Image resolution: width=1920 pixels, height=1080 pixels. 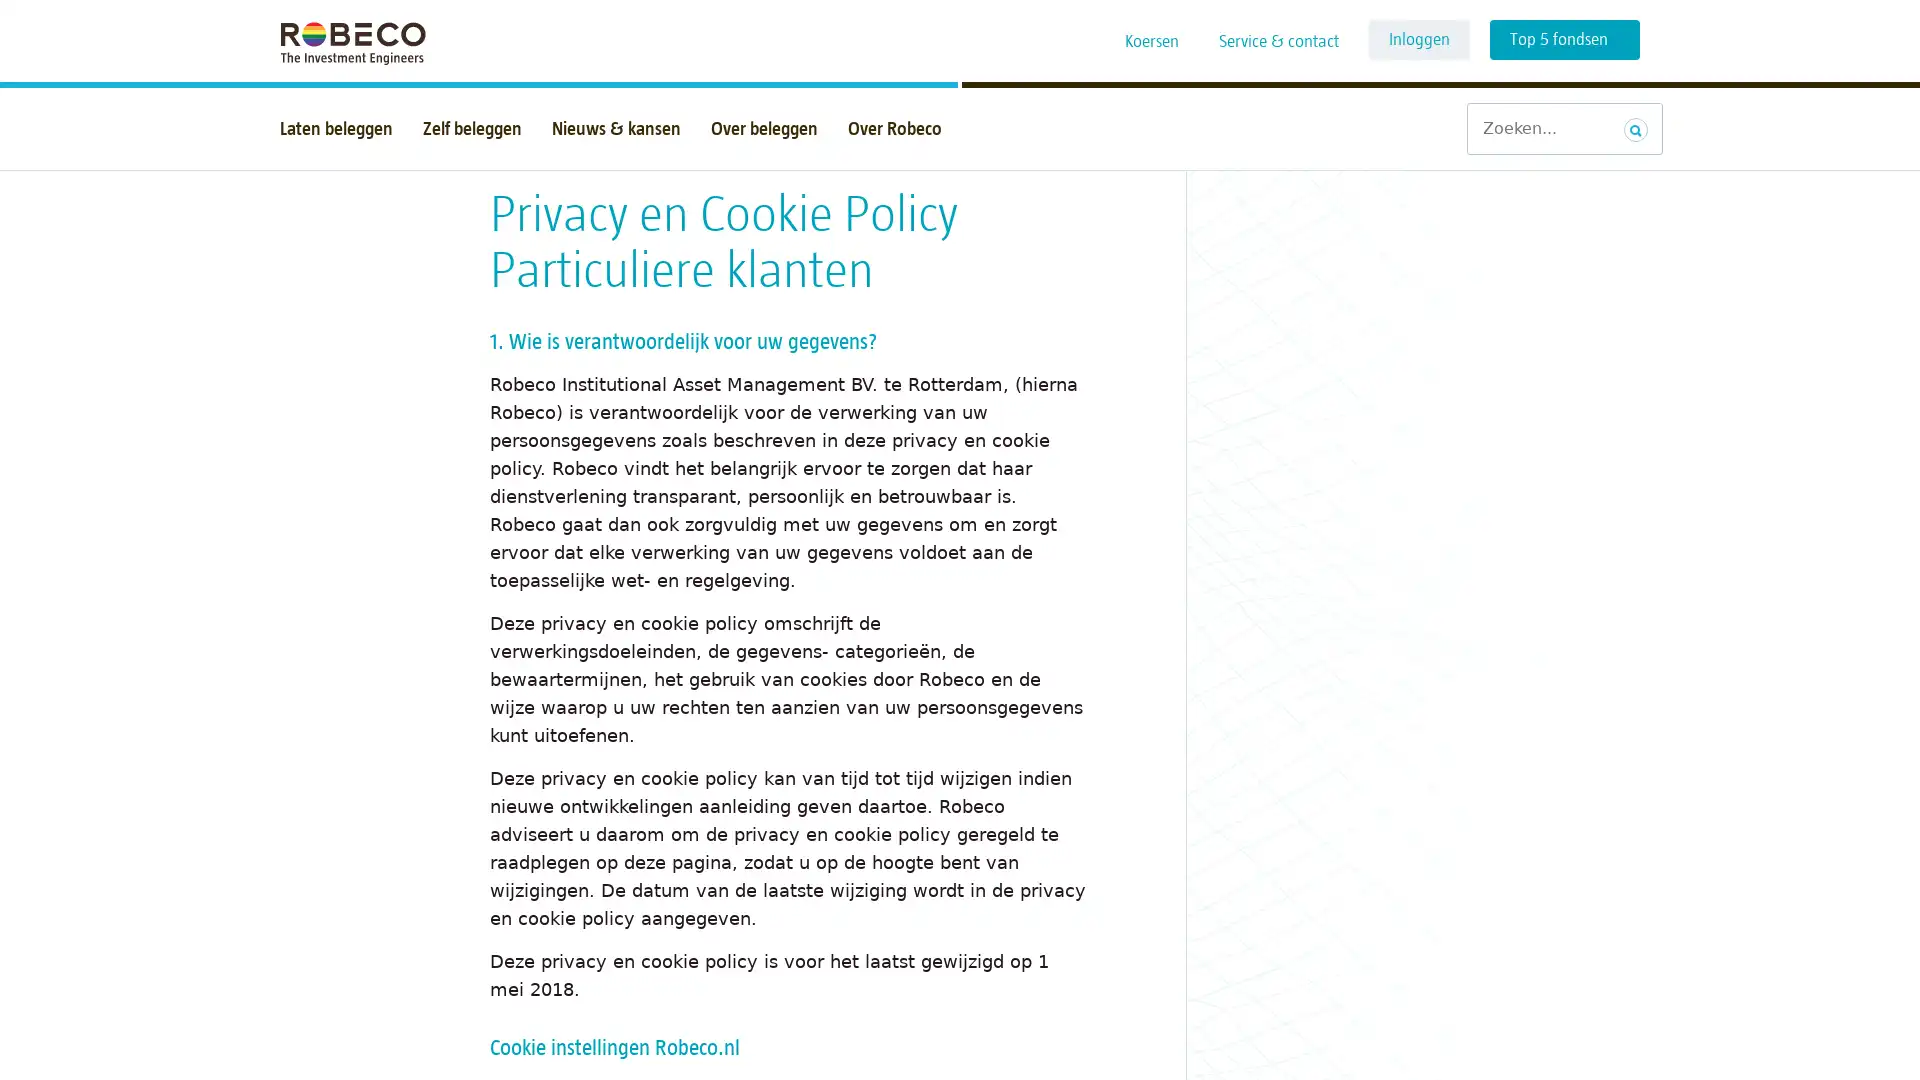 What do you see at coordinates (615, 128) in the screenshot?
I see `Nieuws & kansen` at bounding box center [615, 128].